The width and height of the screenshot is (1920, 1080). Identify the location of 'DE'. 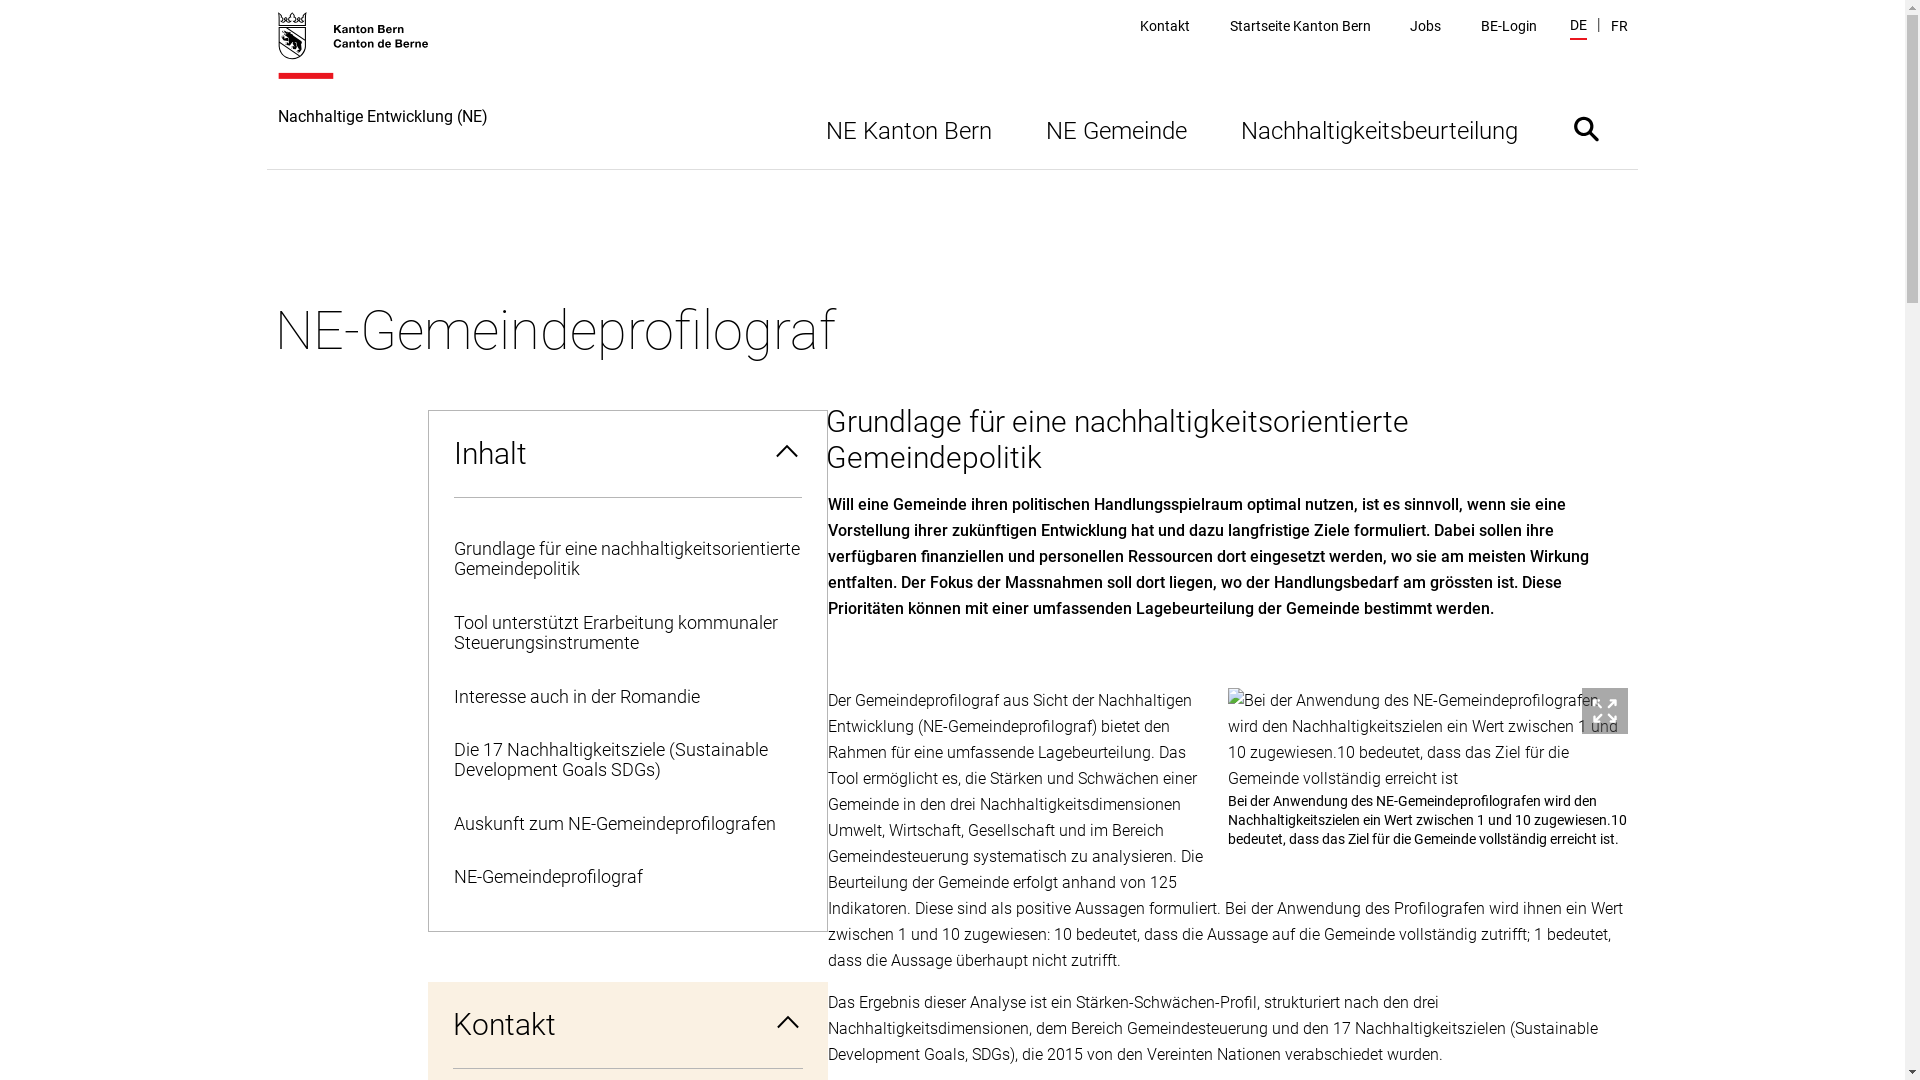
(1577, 27).